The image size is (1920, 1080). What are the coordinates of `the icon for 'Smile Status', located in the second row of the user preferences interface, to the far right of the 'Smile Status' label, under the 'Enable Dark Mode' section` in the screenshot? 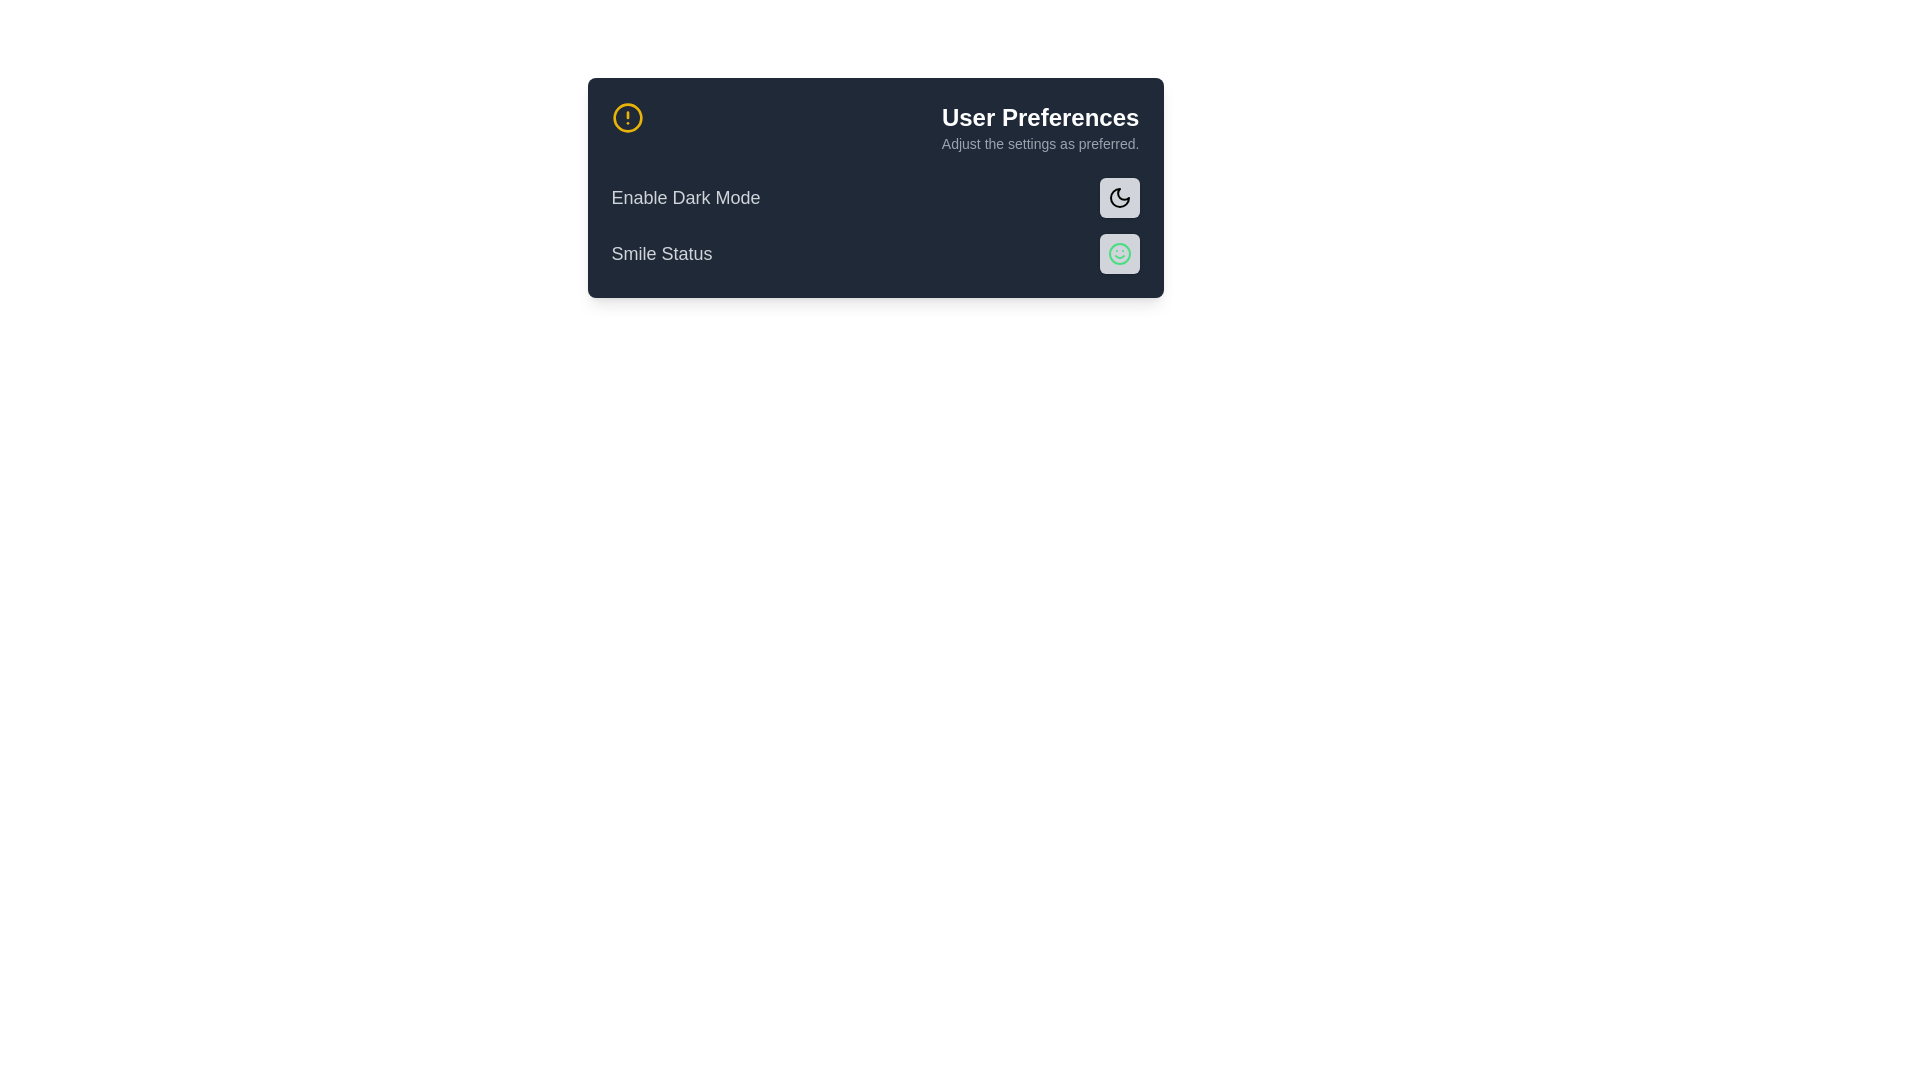 It's located at (1118, 253).